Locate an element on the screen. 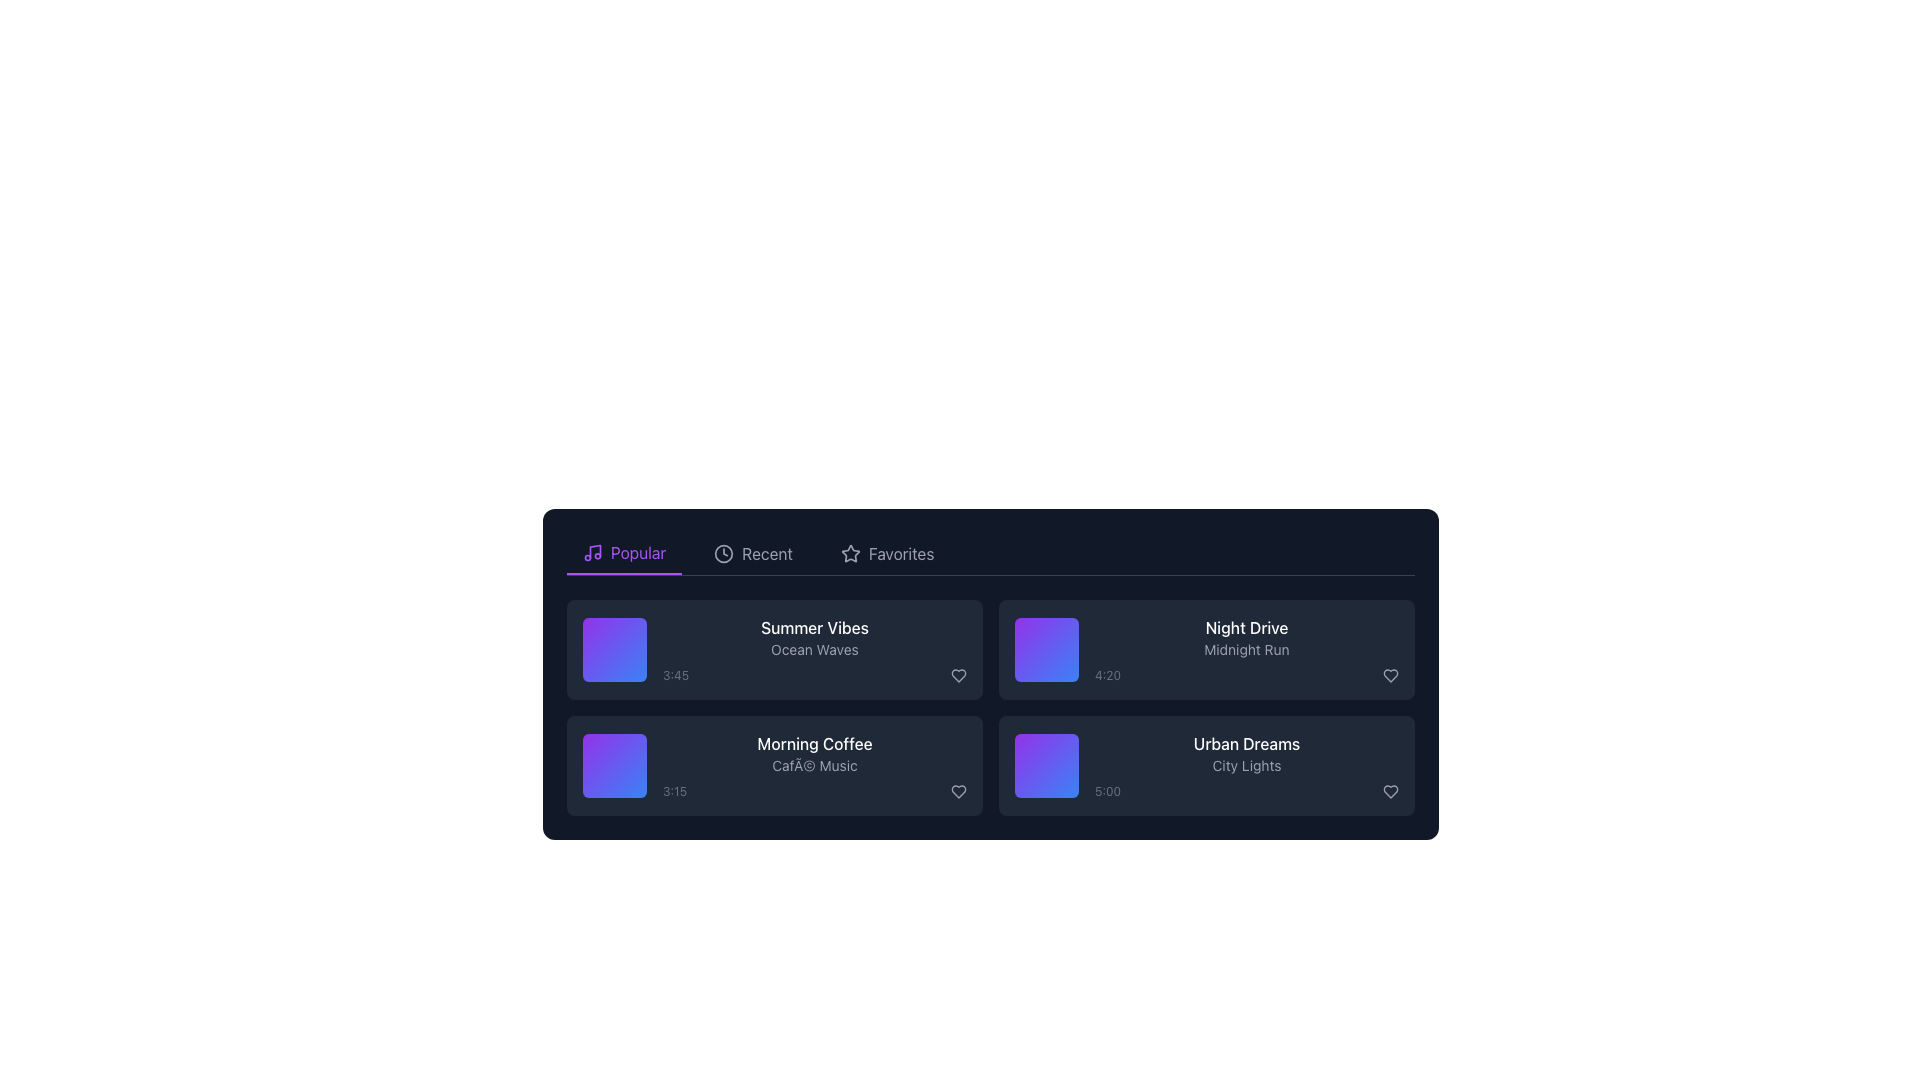  the 'Favorites' tab in the horizontal menu bar is located at coordinates (886, 554).